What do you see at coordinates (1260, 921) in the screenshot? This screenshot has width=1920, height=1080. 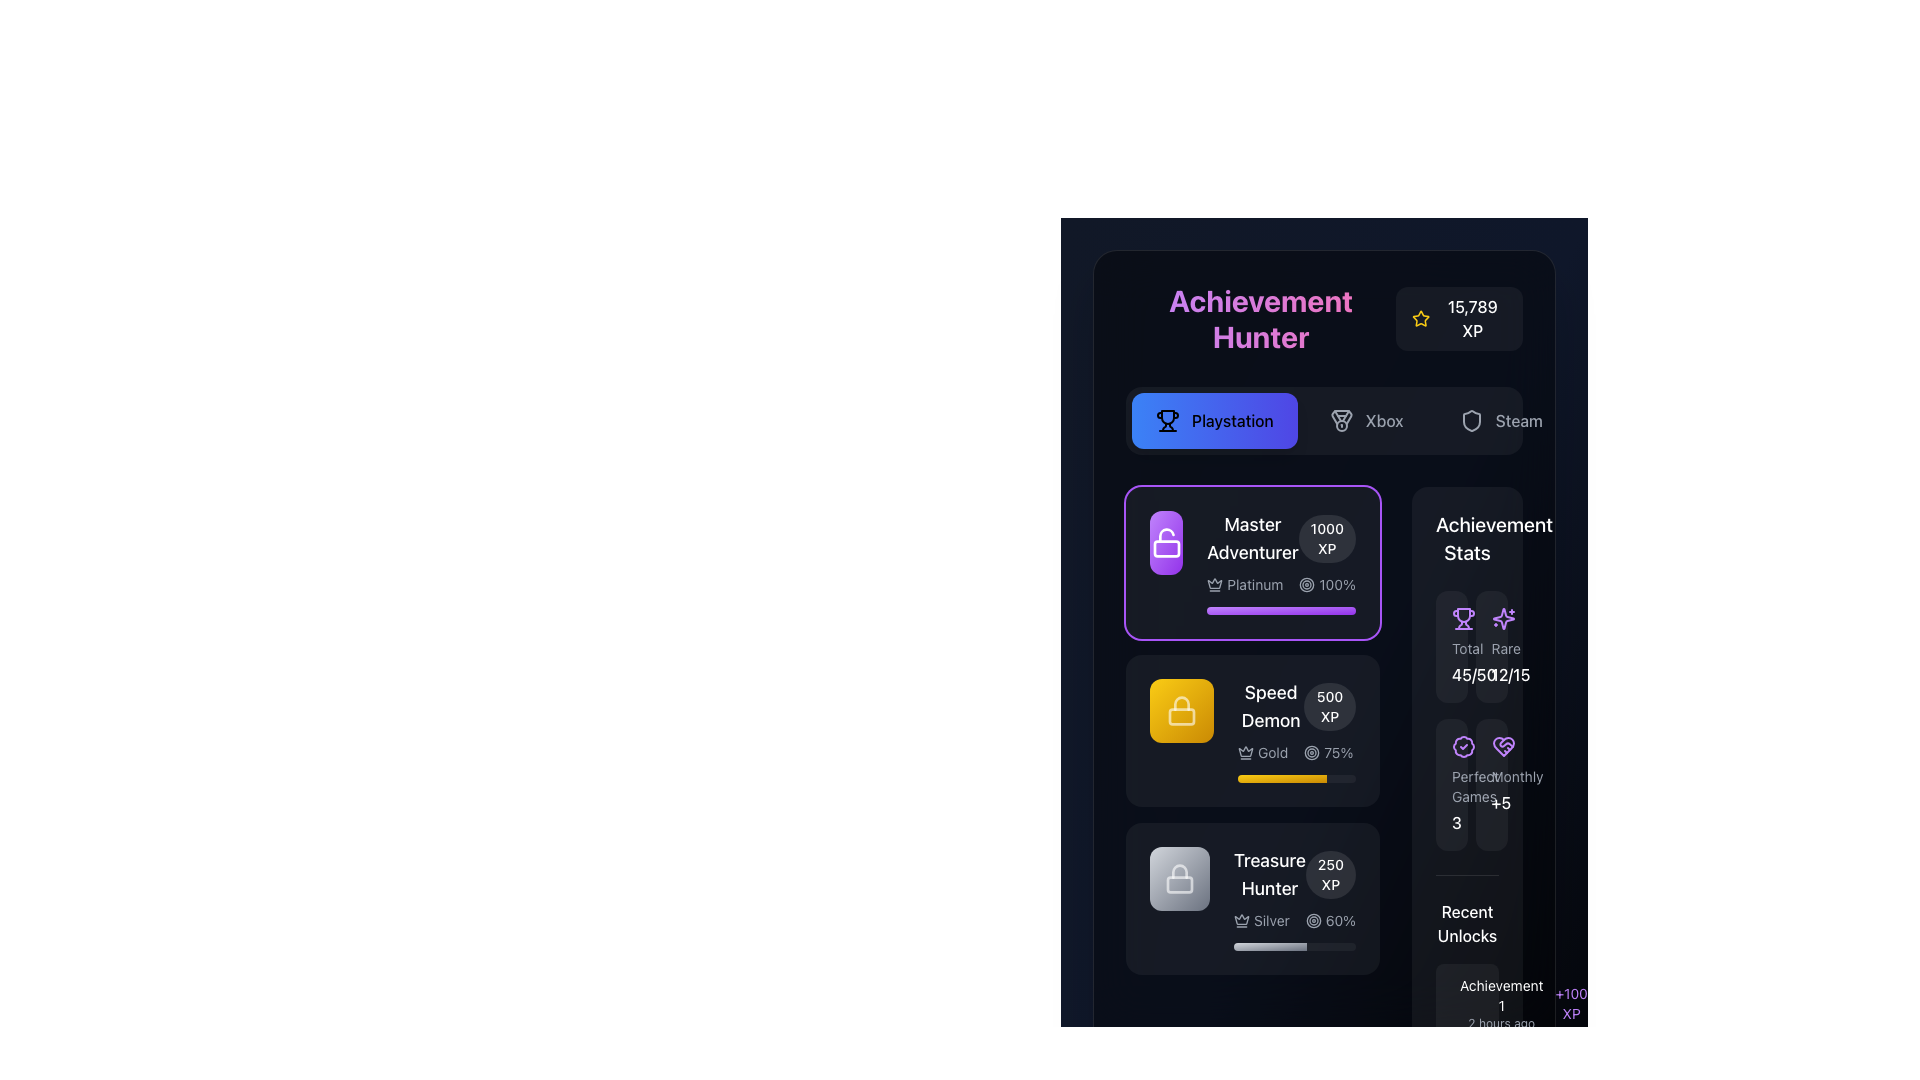 I see `the 'Silver' label which is displayed in a small, gray, sans-serif font and is located to the right of a crown icon in the 'Treasure Hunter' section` at bounding box center [1260, 921].